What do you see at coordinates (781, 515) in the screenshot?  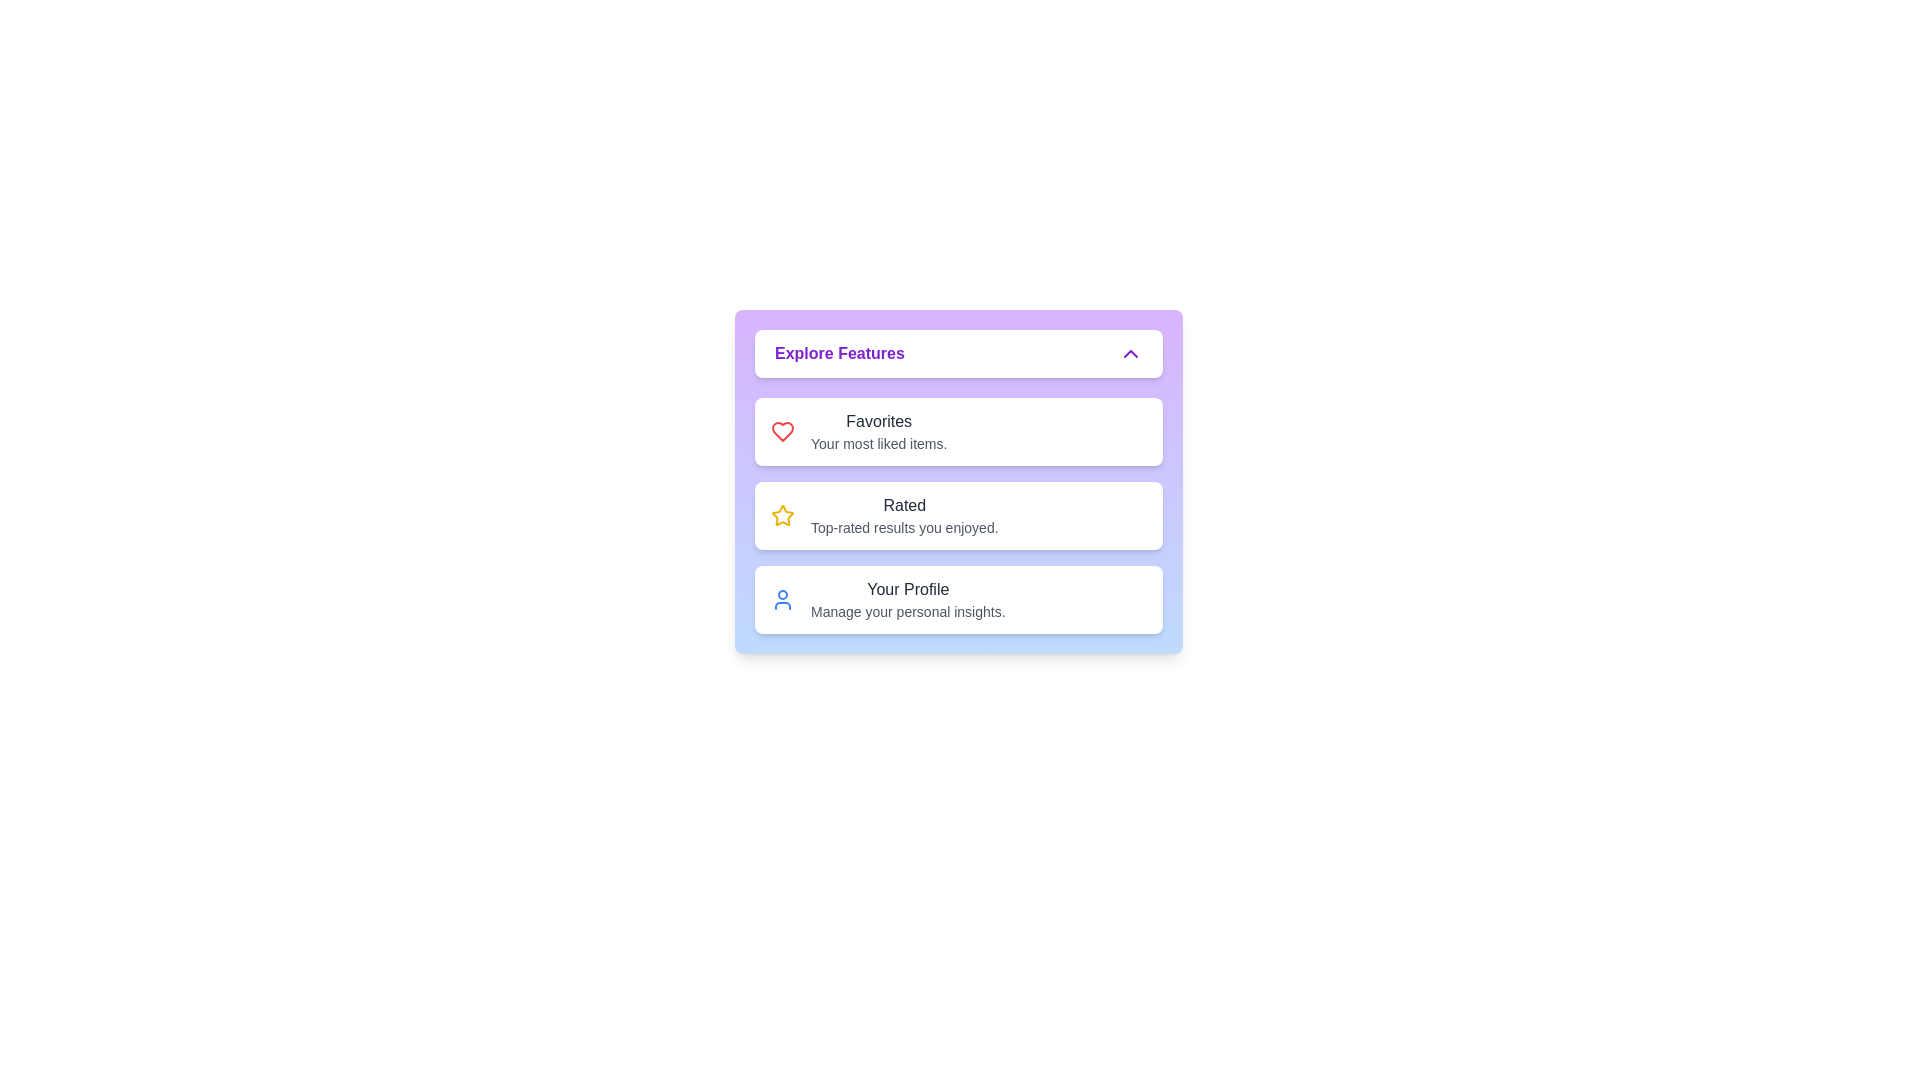 I see `the star icon representing the 'Rated' section in the vertically stacked menu, located between 'Favorites' and 'Your Profile'` at bounding box center [781, 515].